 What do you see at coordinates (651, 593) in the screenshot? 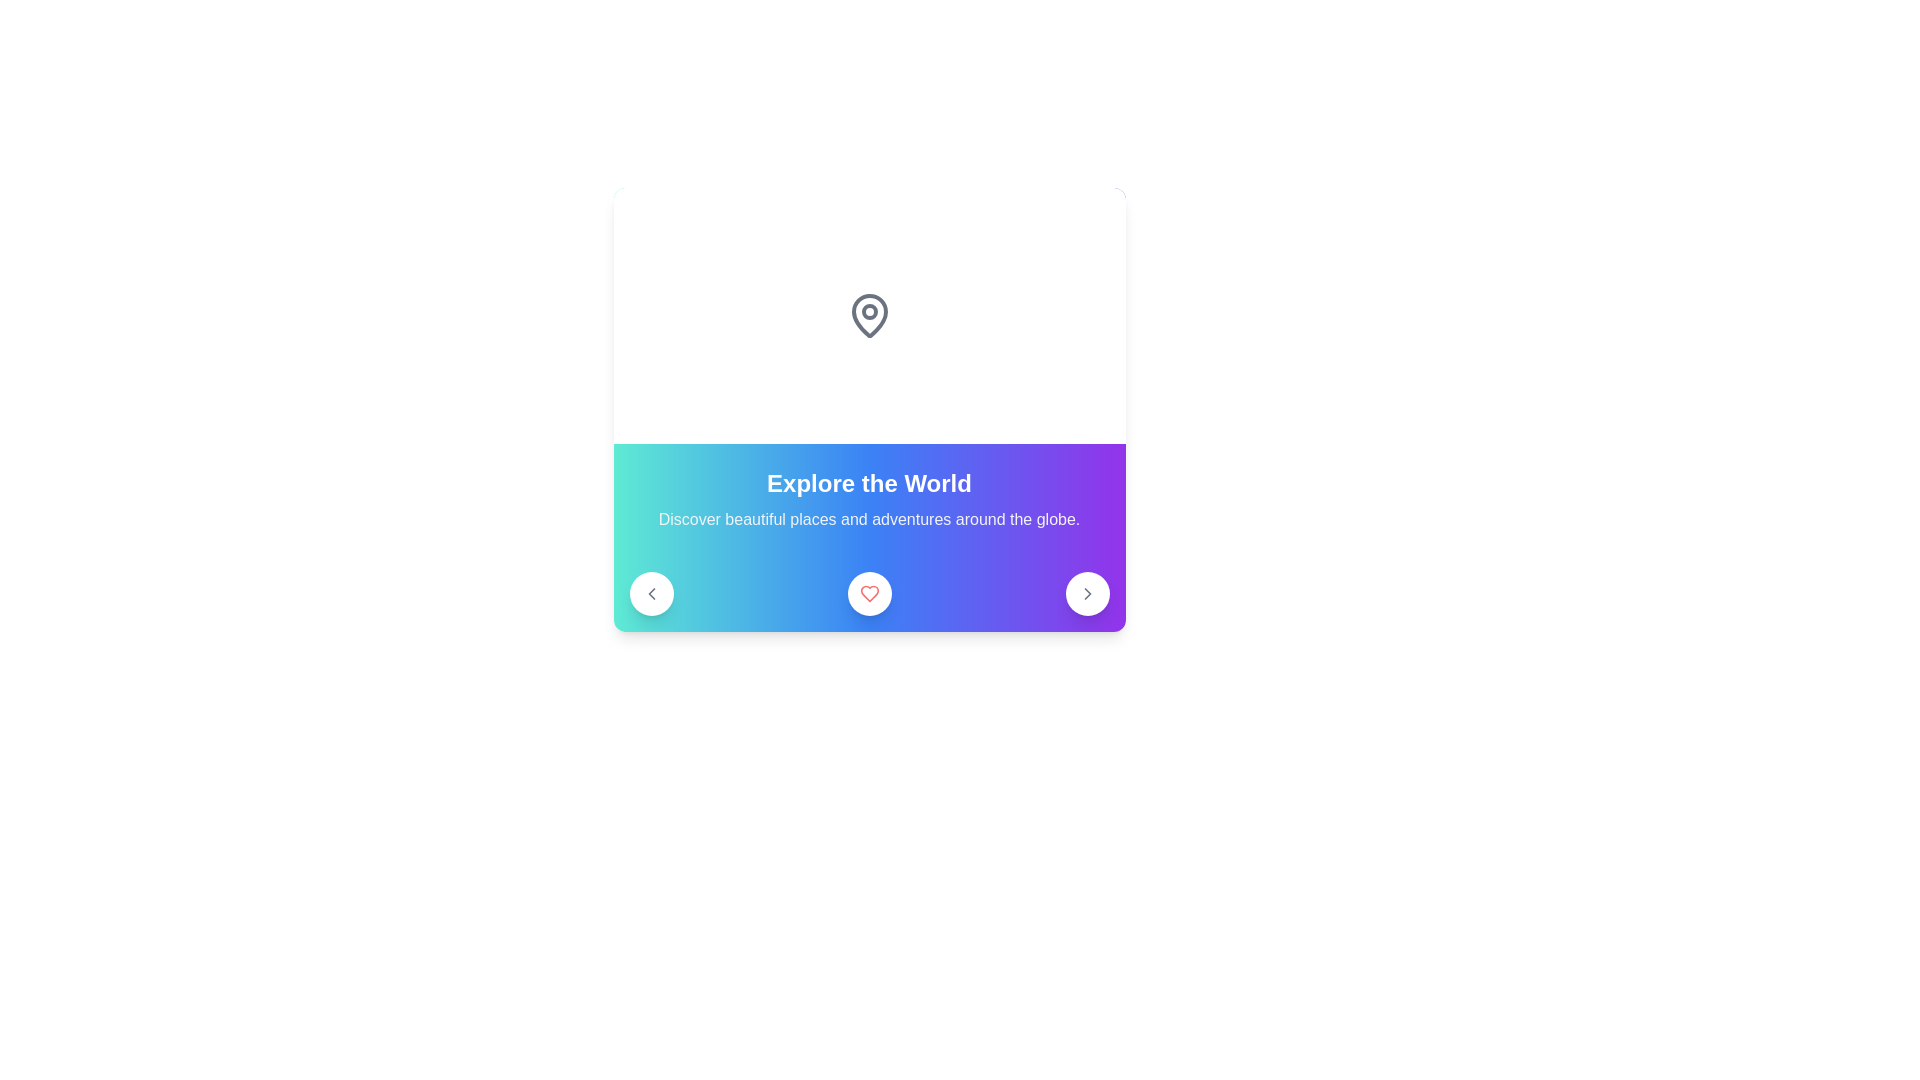
I see `the leftward-pointing chevron arrow icon, which is styled in a neutral color and positioned in the left navigation area of the feature card` at bounding box center [651, 593].